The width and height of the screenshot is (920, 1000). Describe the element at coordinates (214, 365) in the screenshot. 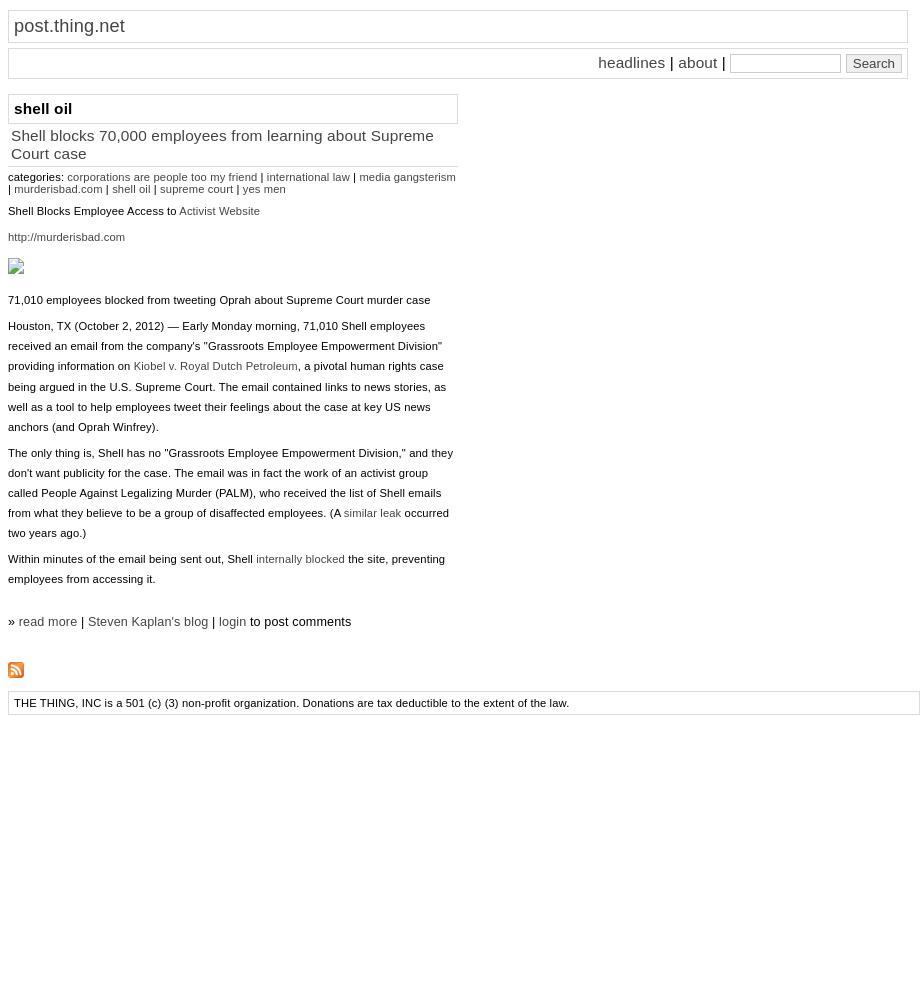

I see `'Kiobel v. Royal Dutch Petroleum'` at that location.